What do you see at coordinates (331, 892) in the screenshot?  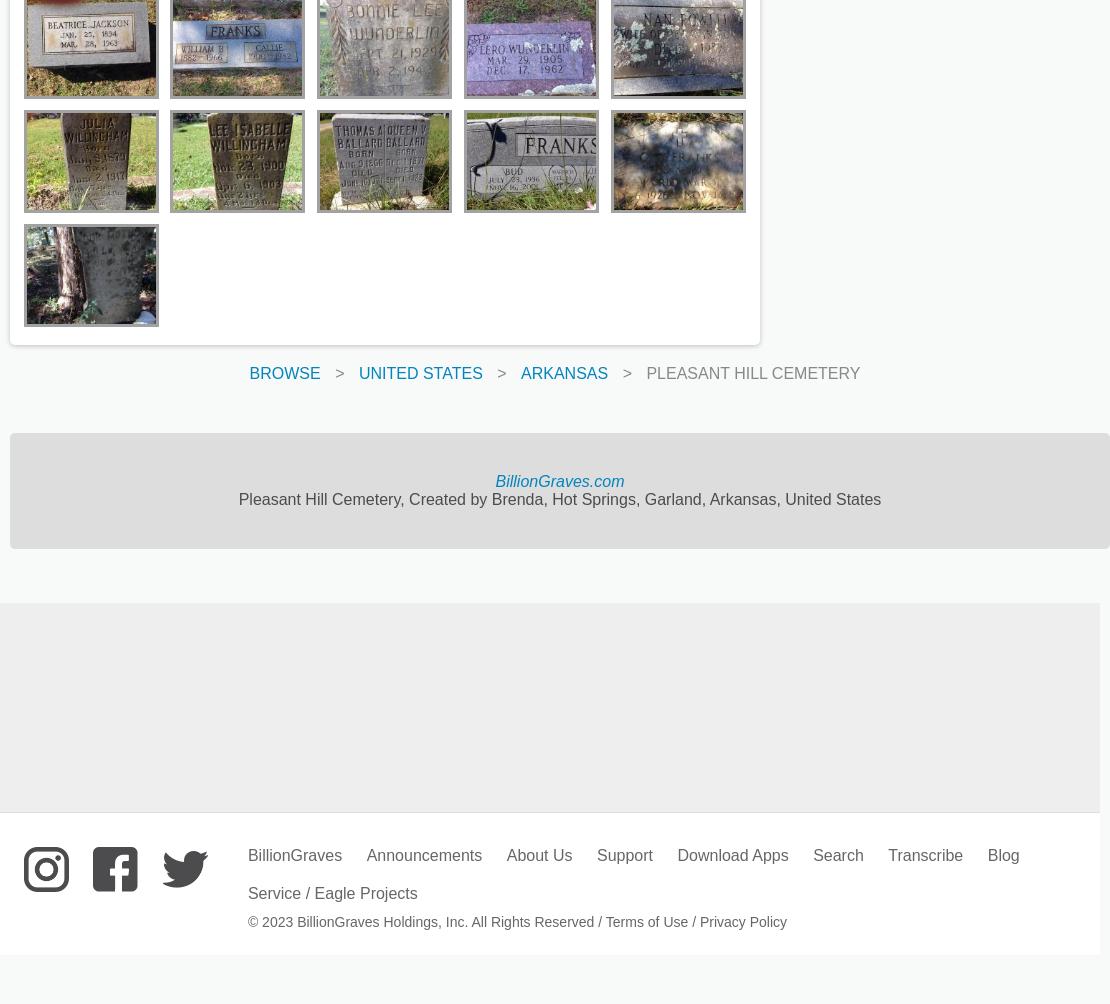 I see `'Service / Eagle Projects'` at bounding box center [331, 892].